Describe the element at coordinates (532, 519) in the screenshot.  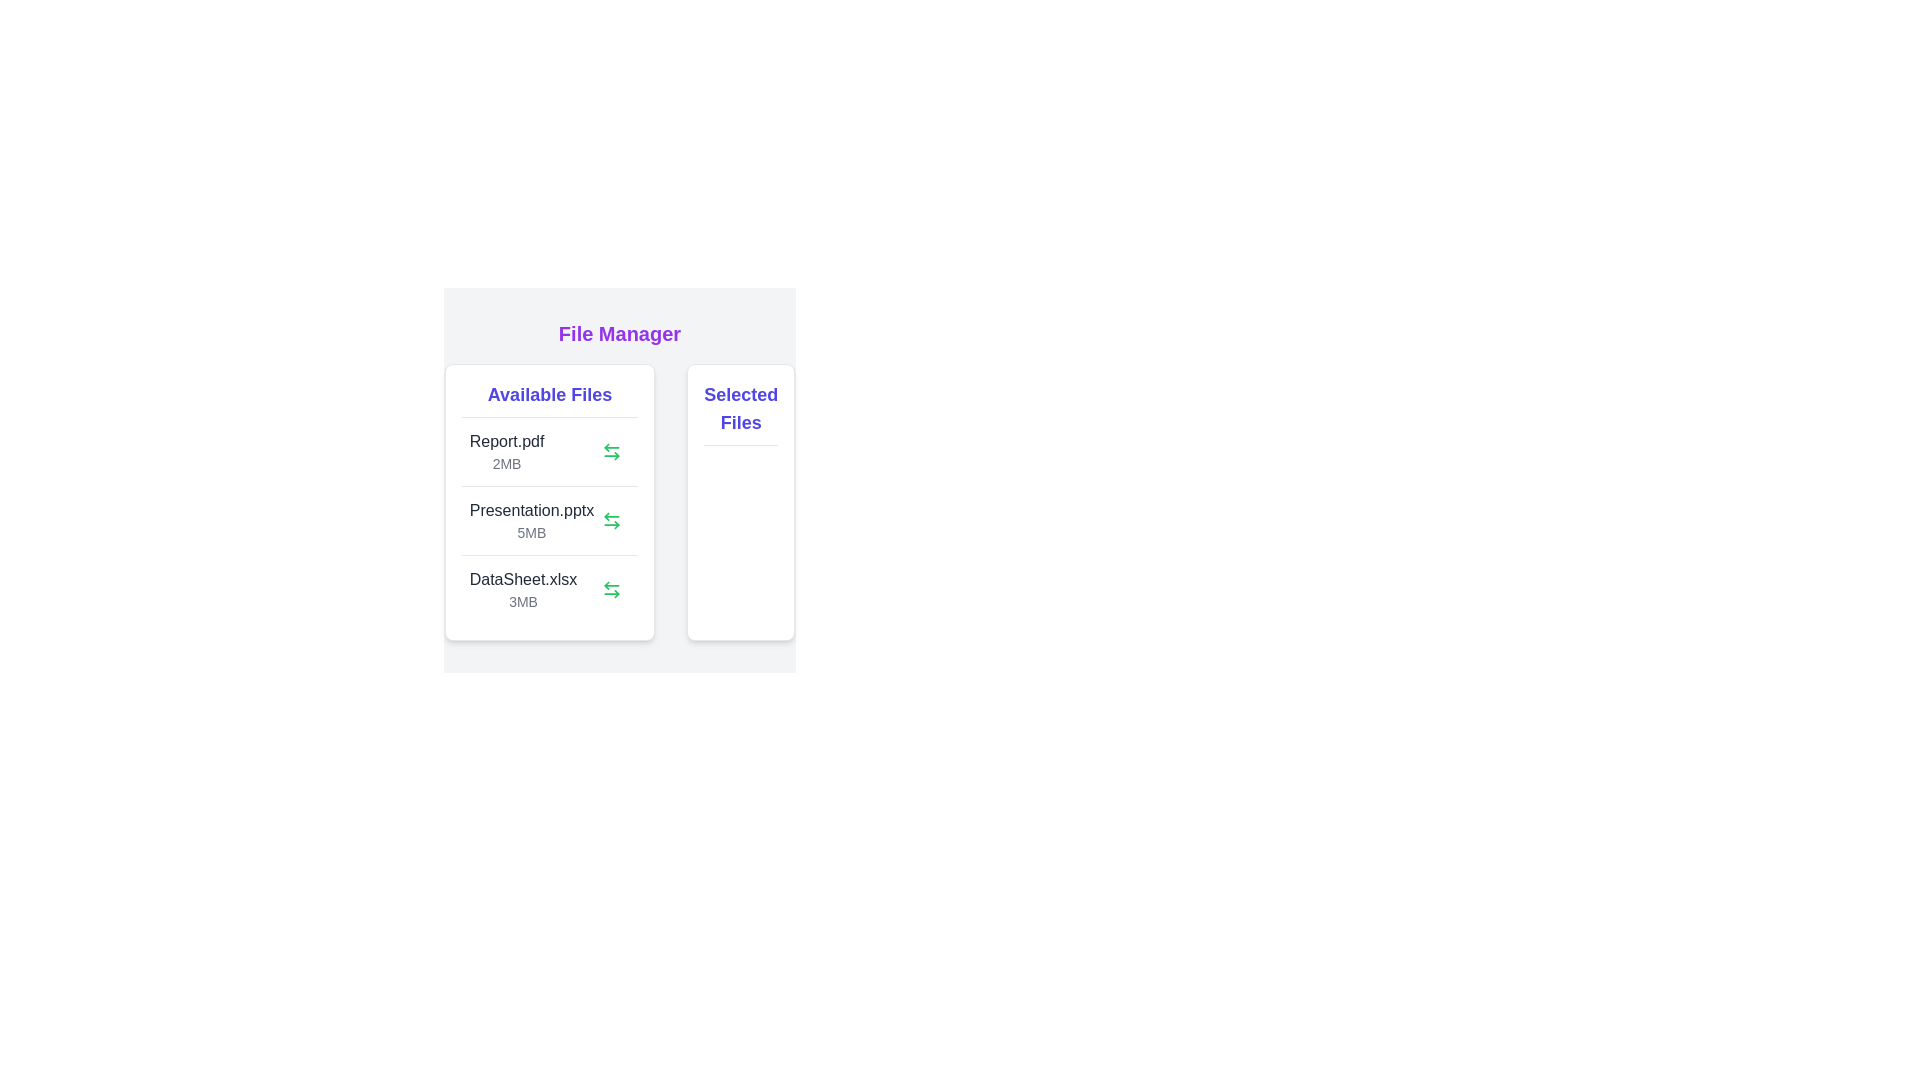
I see `the file item label 'Presentation.pptx' in the 'Available Files' section` at that location.